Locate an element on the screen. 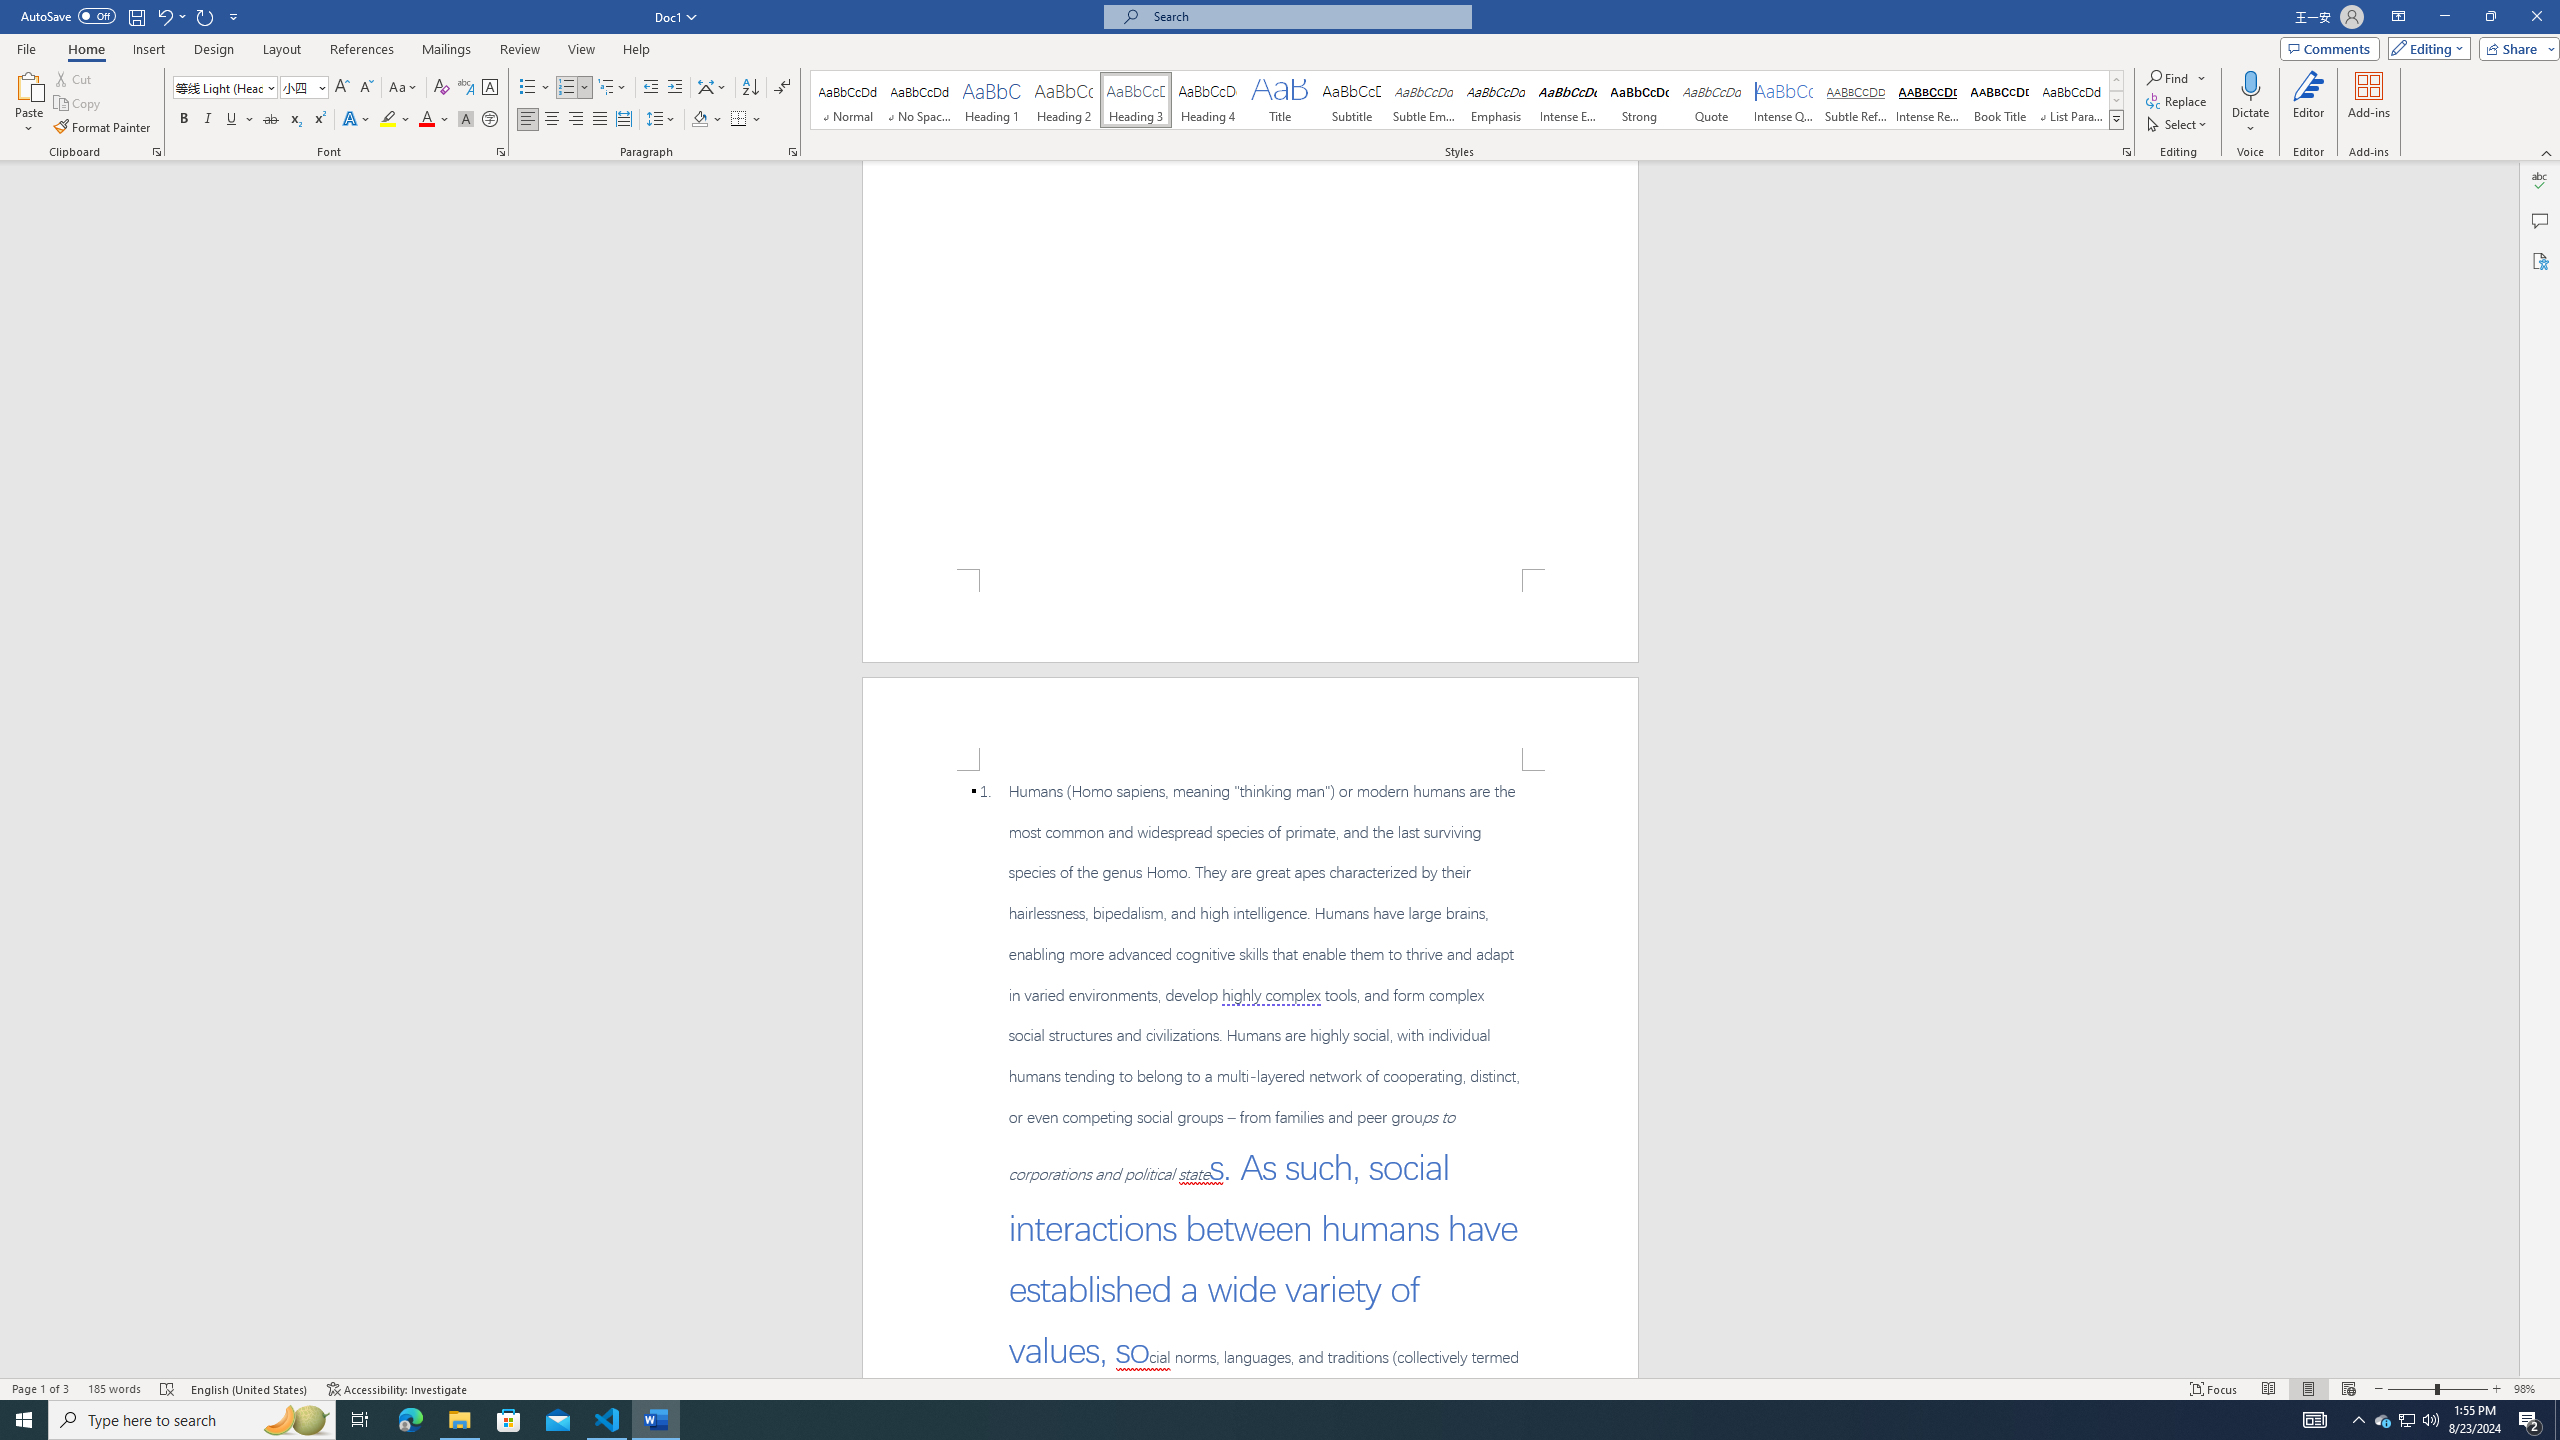 The width and height of the screenshot is (2560, 1440). 'Strong' is located at coordinates (1639, 99).